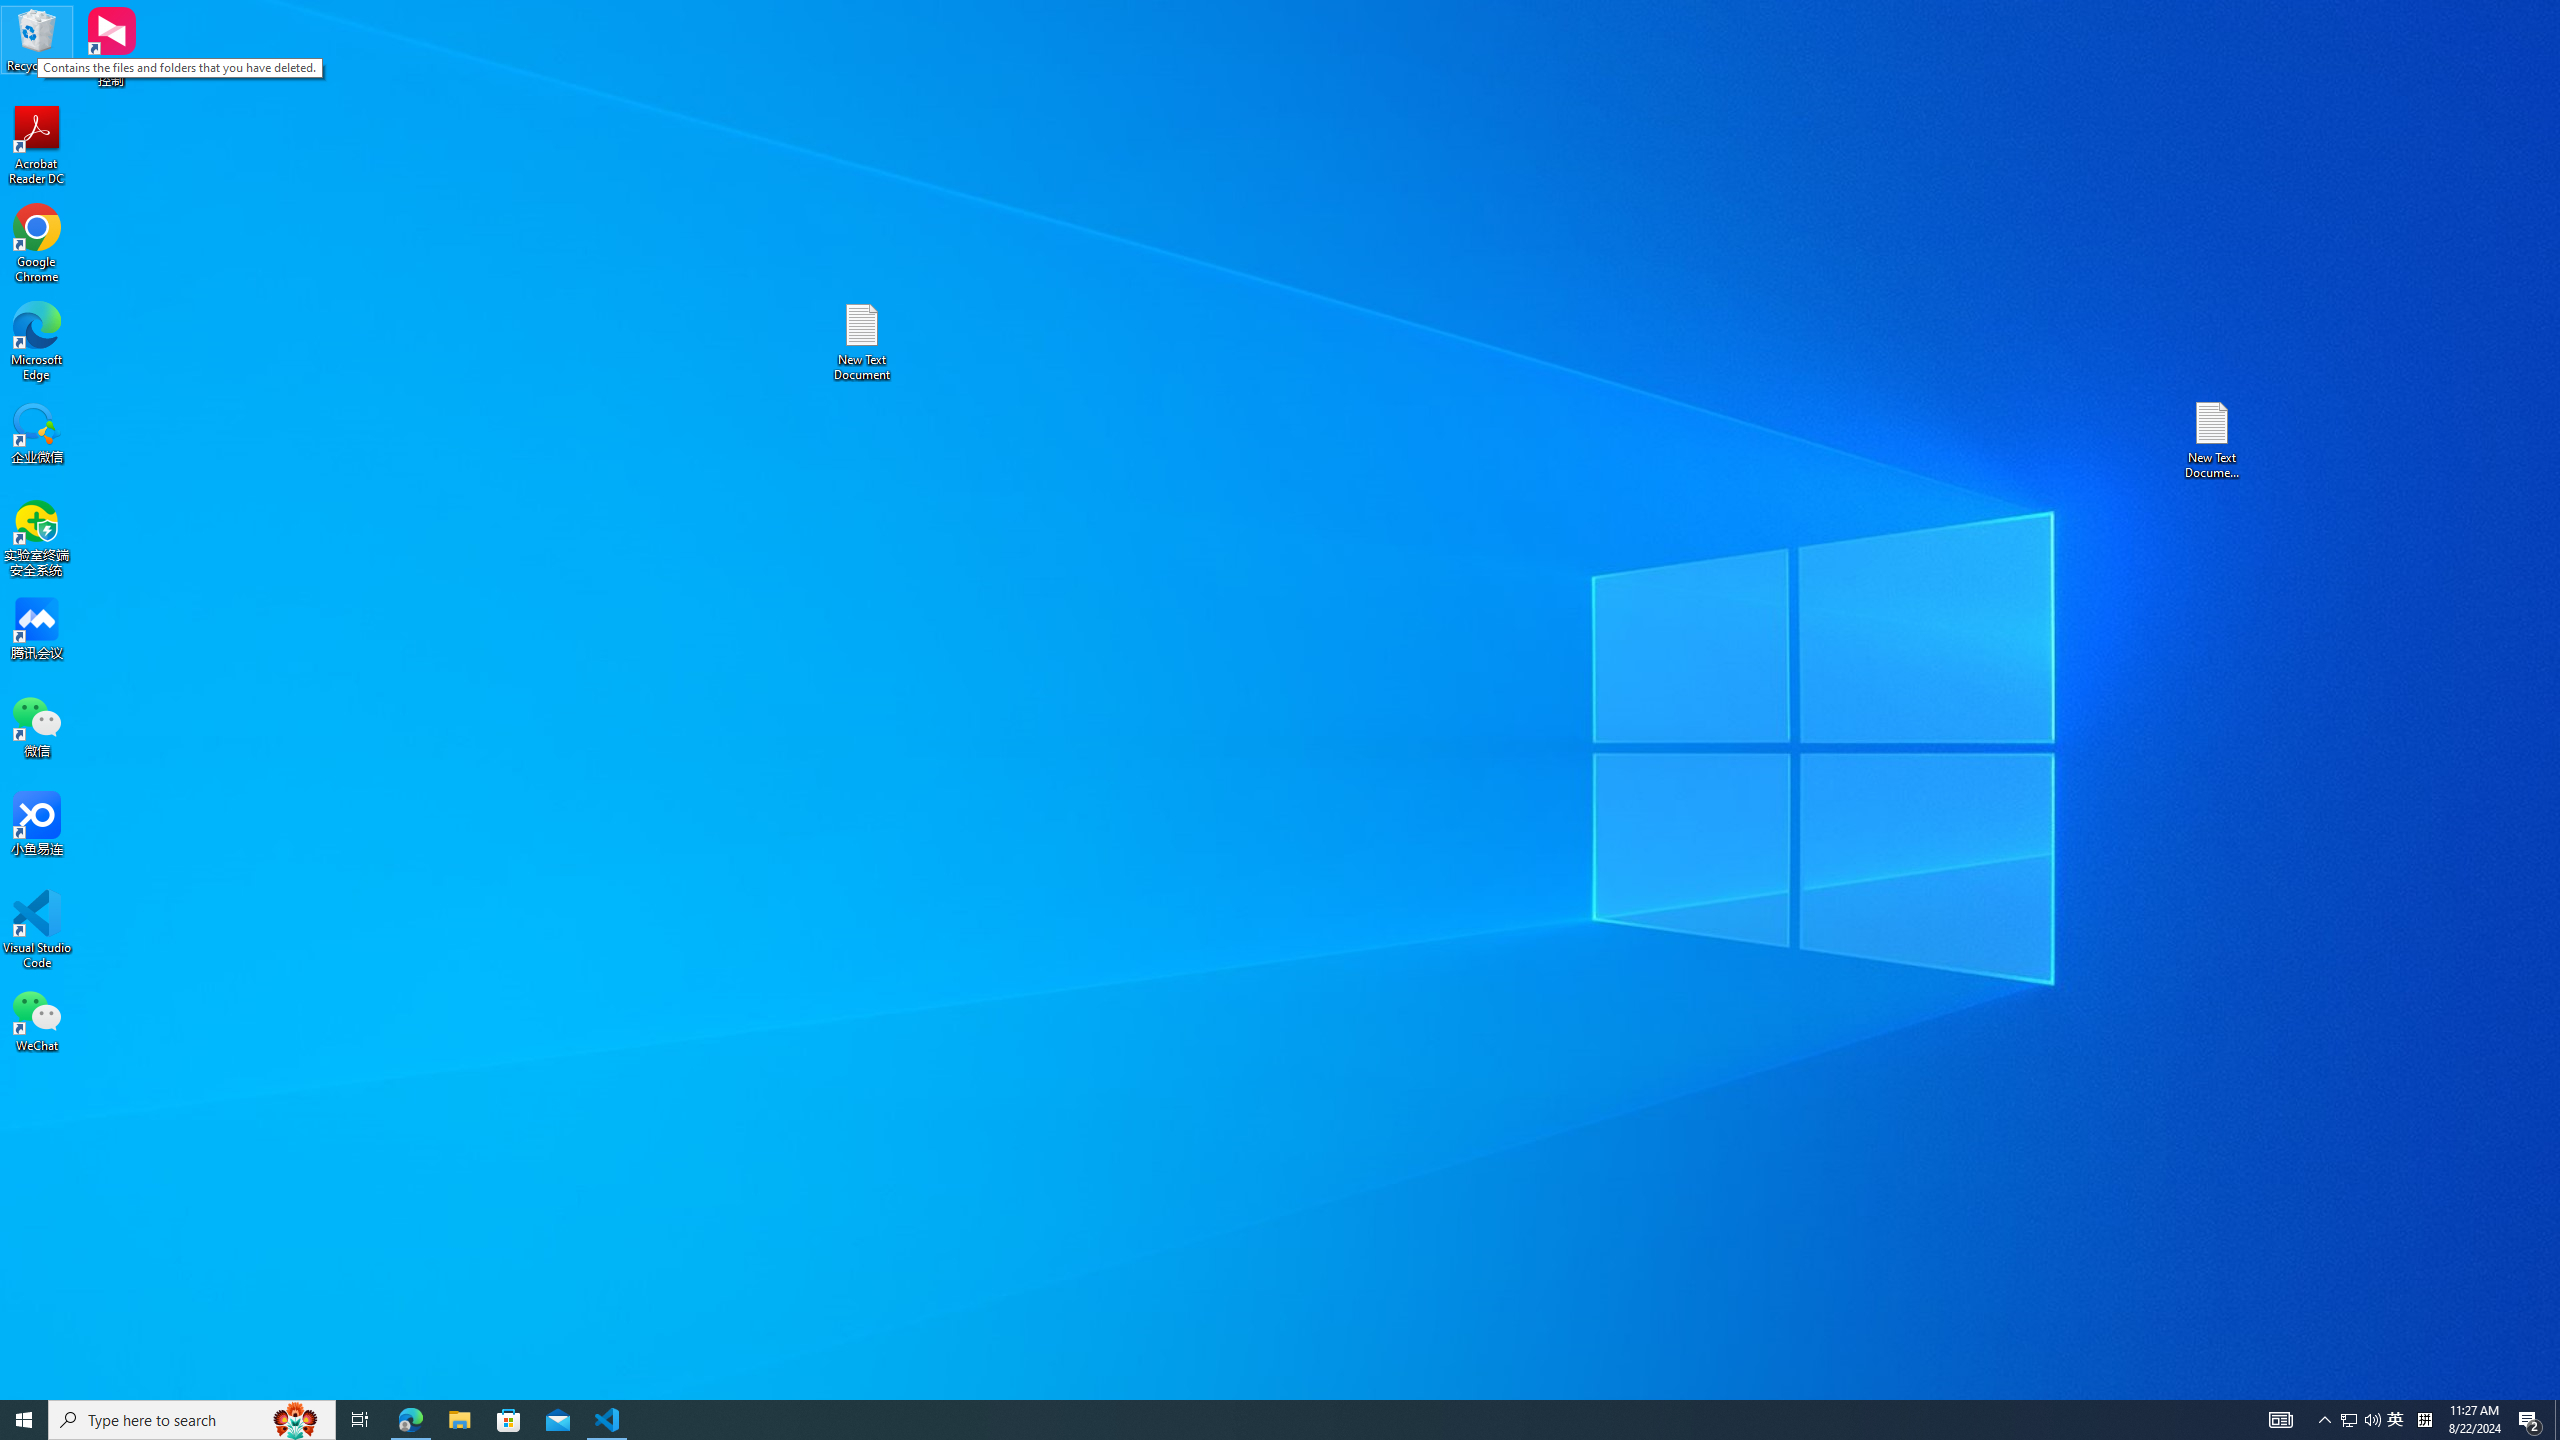 This screenshot has width=2560, height=1440. I want to click on 'New Text Document', so click(860, 341).